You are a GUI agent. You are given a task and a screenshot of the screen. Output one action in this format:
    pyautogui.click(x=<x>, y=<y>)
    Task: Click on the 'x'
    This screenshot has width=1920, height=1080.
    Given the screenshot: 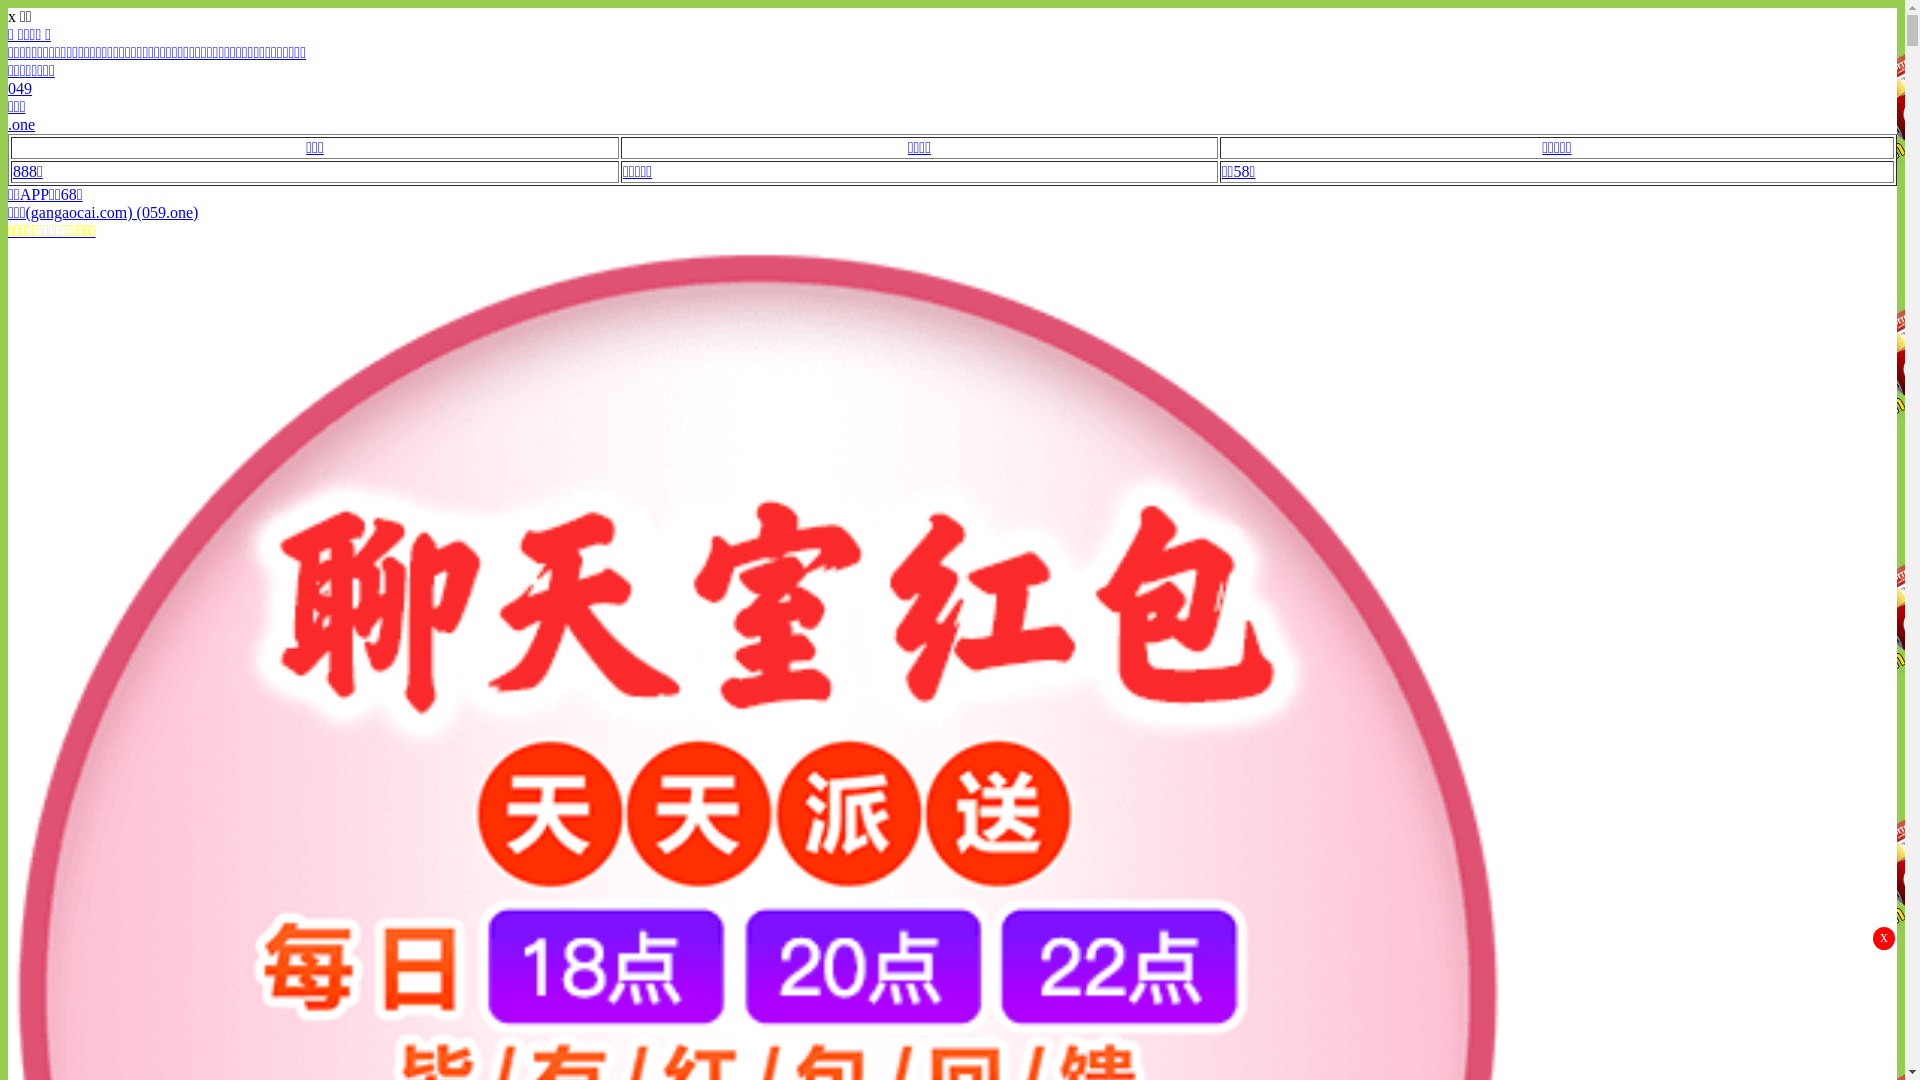 What is the action you would take?
    pyautogui.click(x=1882, y=938)
    